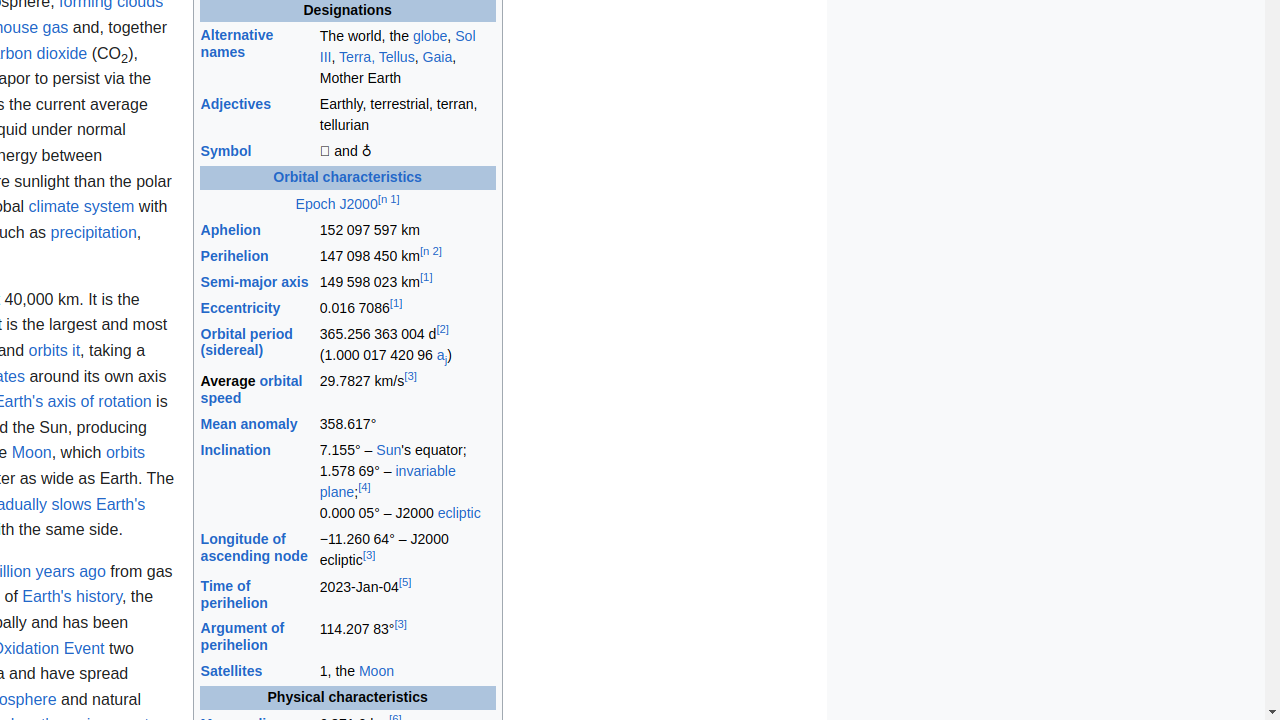 The height and width of the screenshot is (720, 1280). What do you see at coordinates (376, 671) in the screenshot?
I see `'Moon'` at bounding box center [376, 671].